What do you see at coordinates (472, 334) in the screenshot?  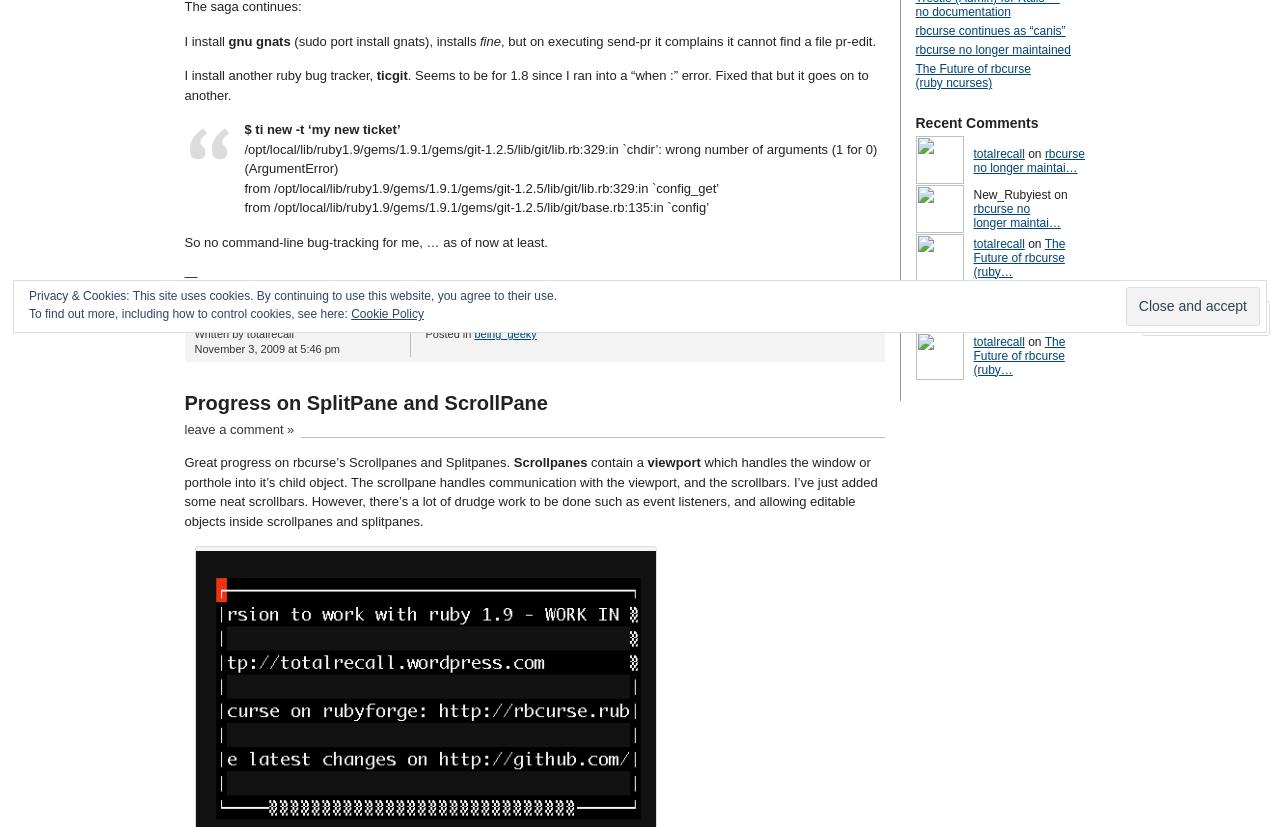 I see `'being_geeky'` at bounding box center [472, 334].